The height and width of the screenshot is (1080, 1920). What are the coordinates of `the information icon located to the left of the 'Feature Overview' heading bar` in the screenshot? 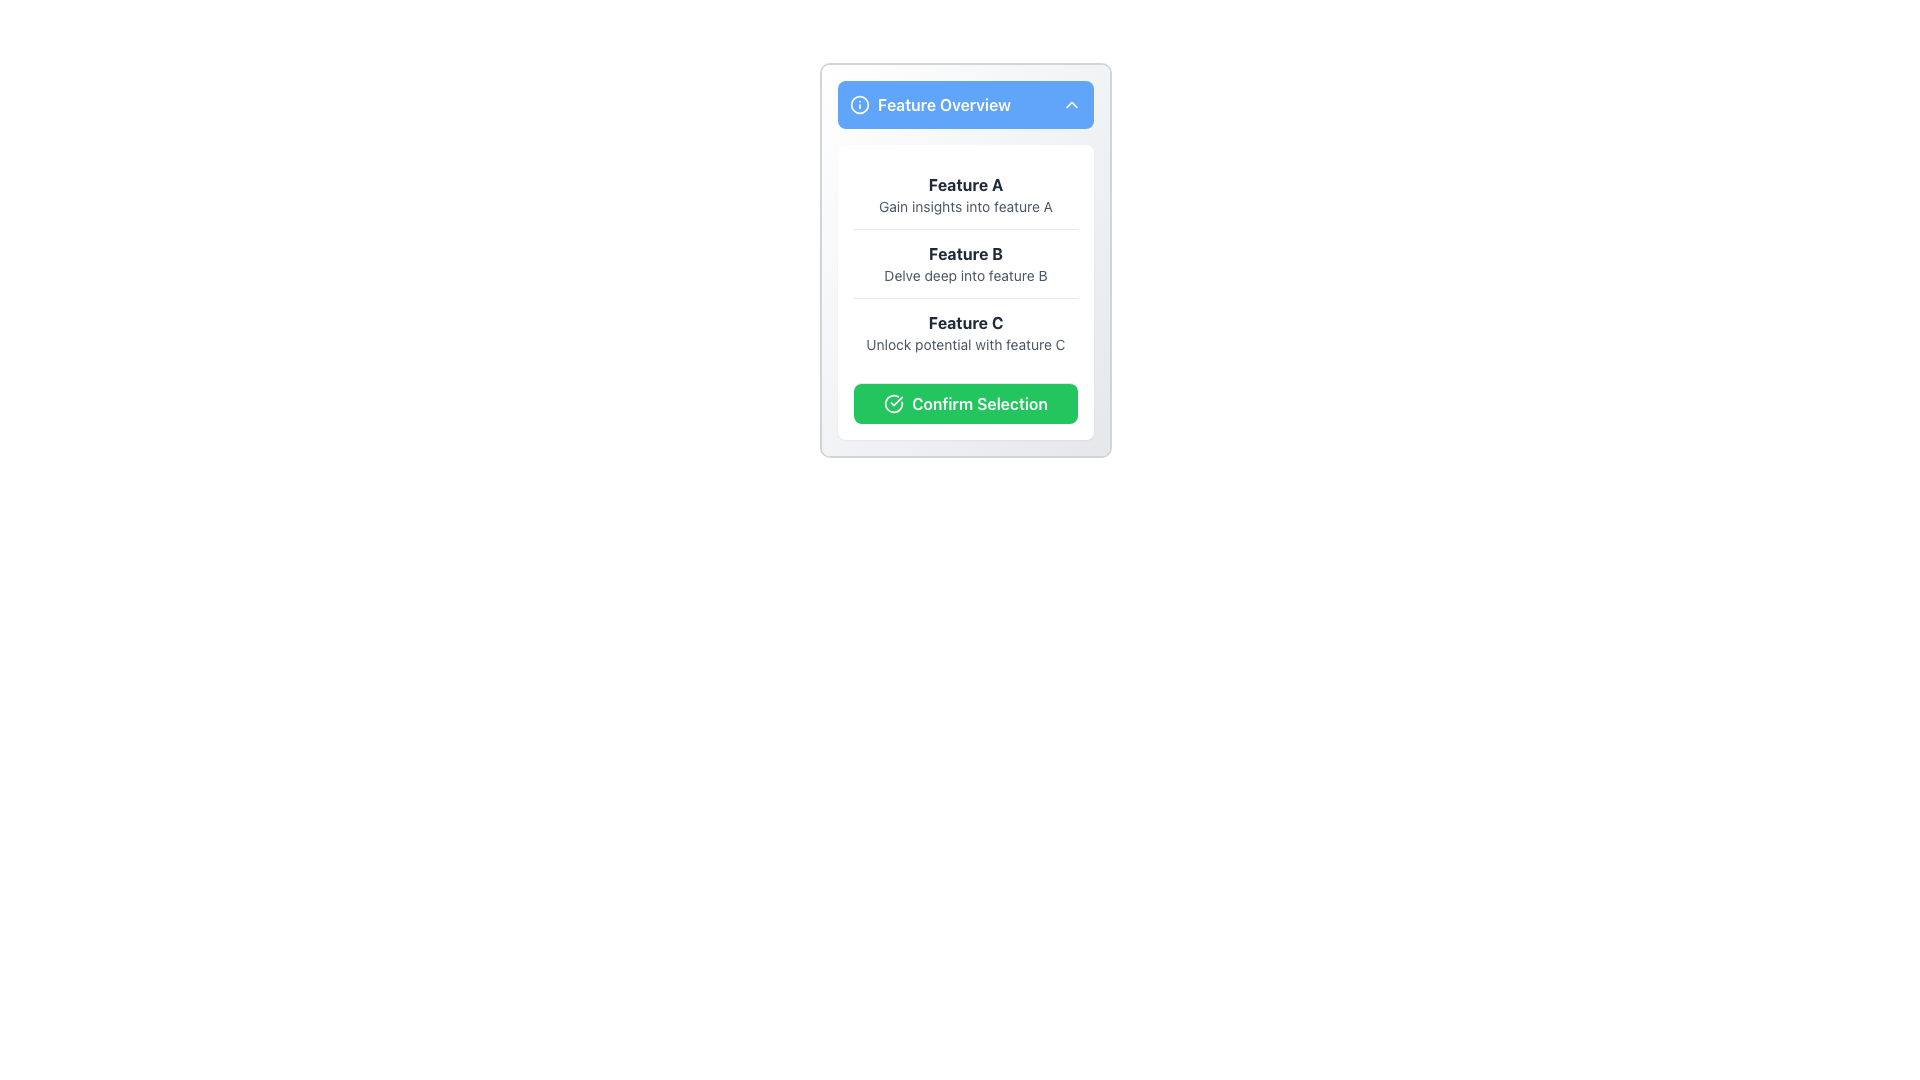 It's located at (859, 104).